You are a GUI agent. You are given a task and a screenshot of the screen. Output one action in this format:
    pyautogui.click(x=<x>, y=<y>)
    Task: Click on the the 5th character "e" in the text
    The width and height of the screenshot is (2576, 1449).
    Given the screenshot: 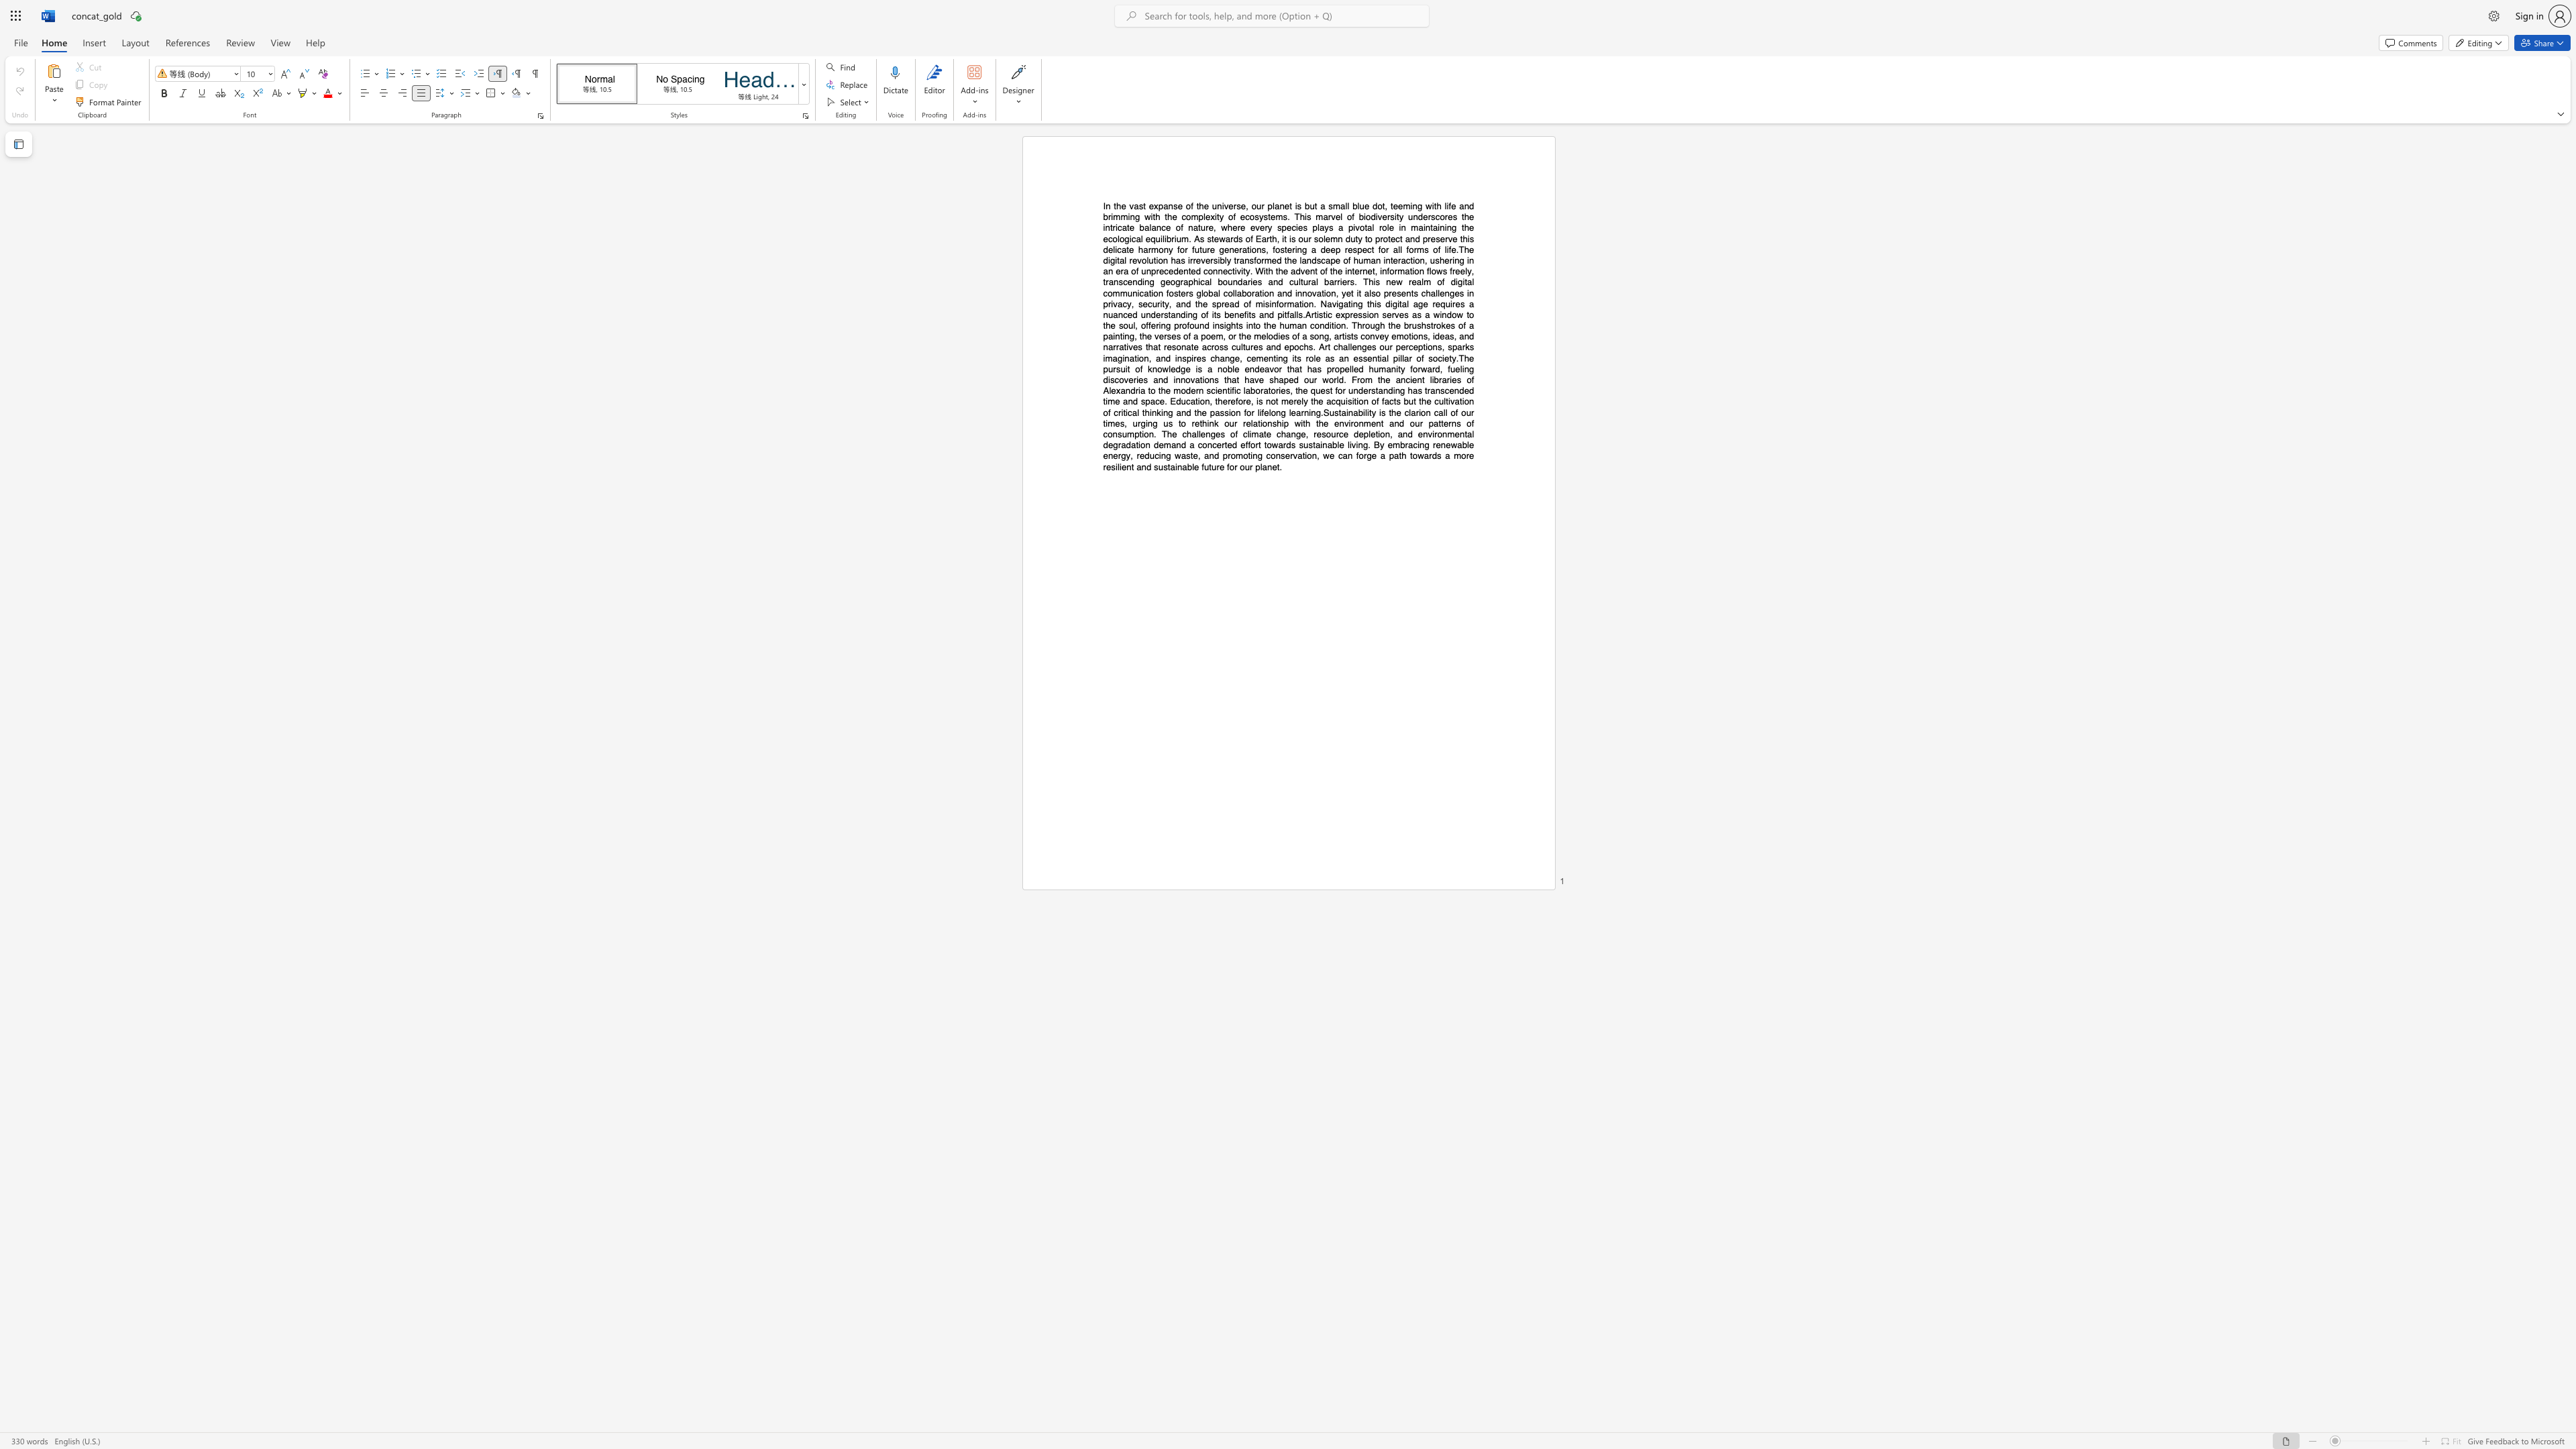 What is the action you would take?
    pyautogui.click(x=1261, y=368)
    